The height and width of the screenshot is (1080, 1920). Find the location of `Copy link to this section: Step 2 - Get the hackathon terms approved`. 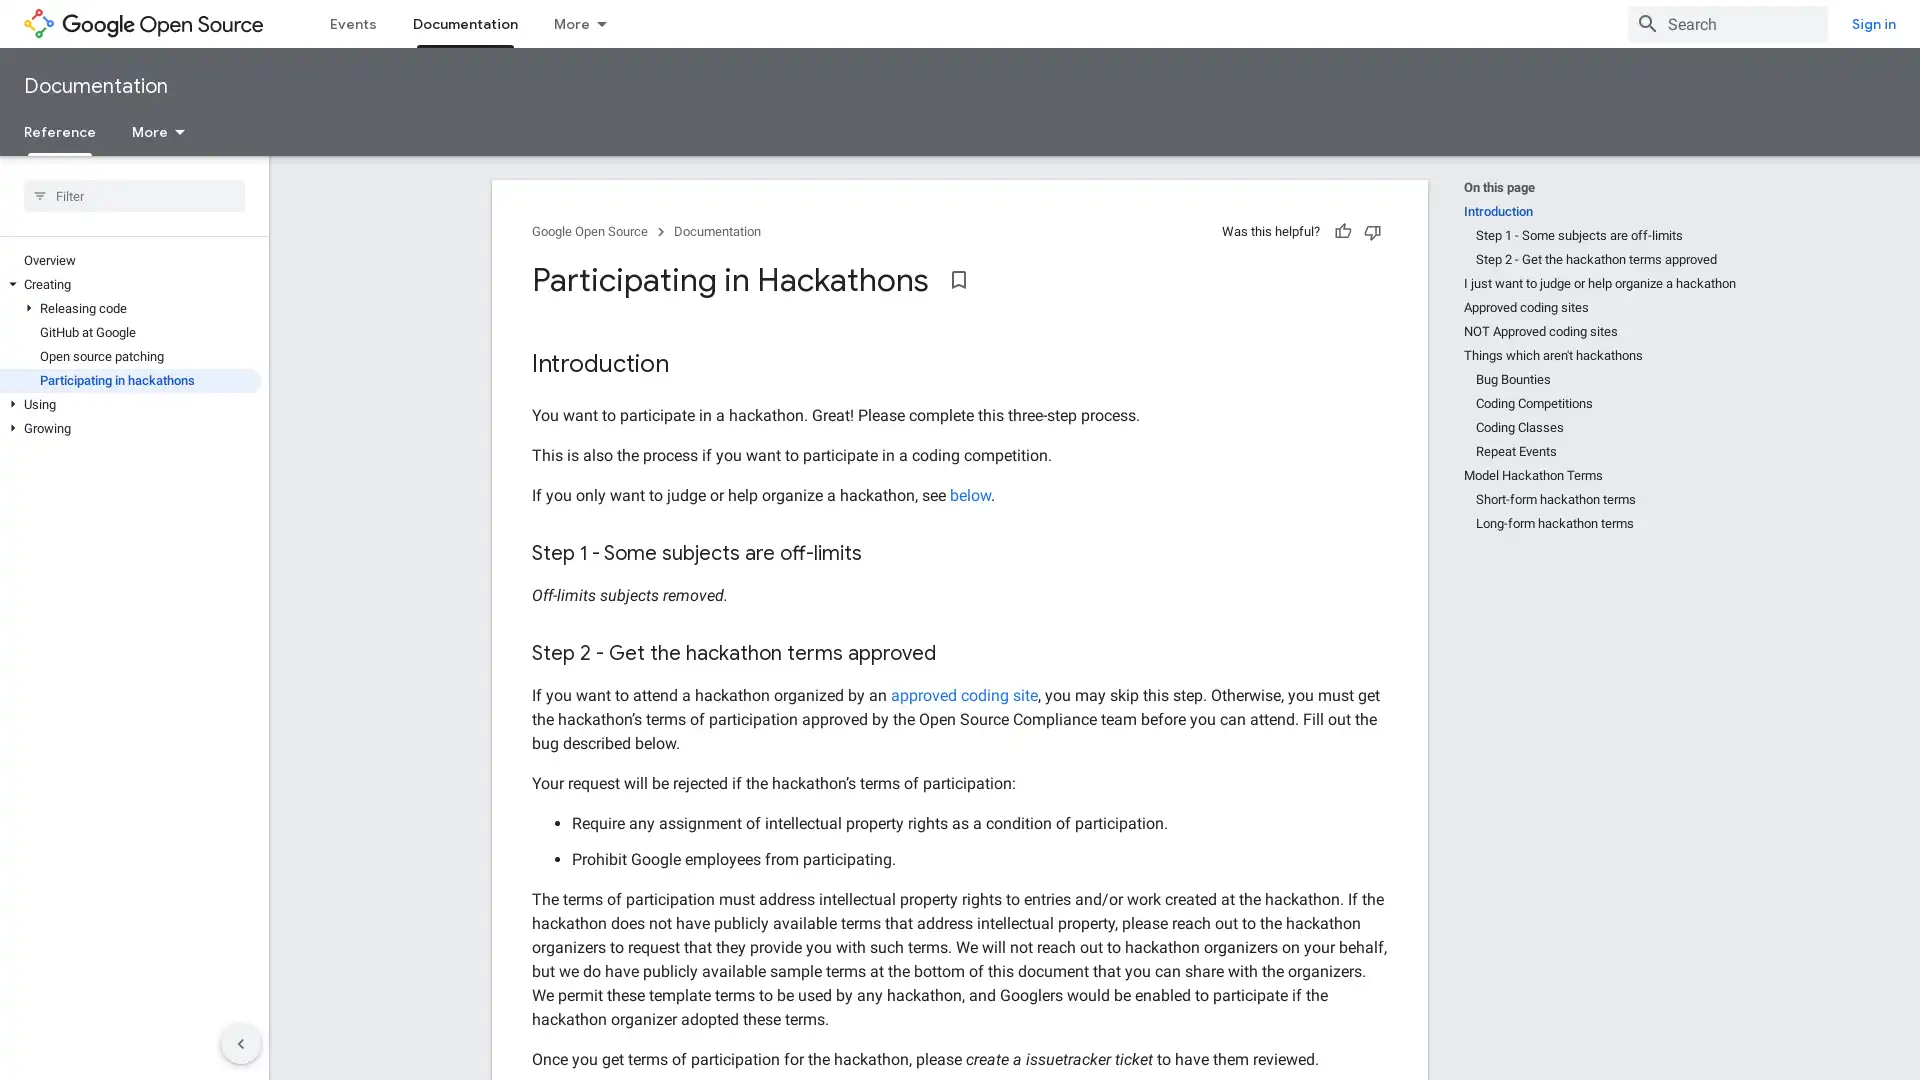

Copy link to this section: Step 2 - Get the hackathon terms approved is located at coordinates (954, 654).